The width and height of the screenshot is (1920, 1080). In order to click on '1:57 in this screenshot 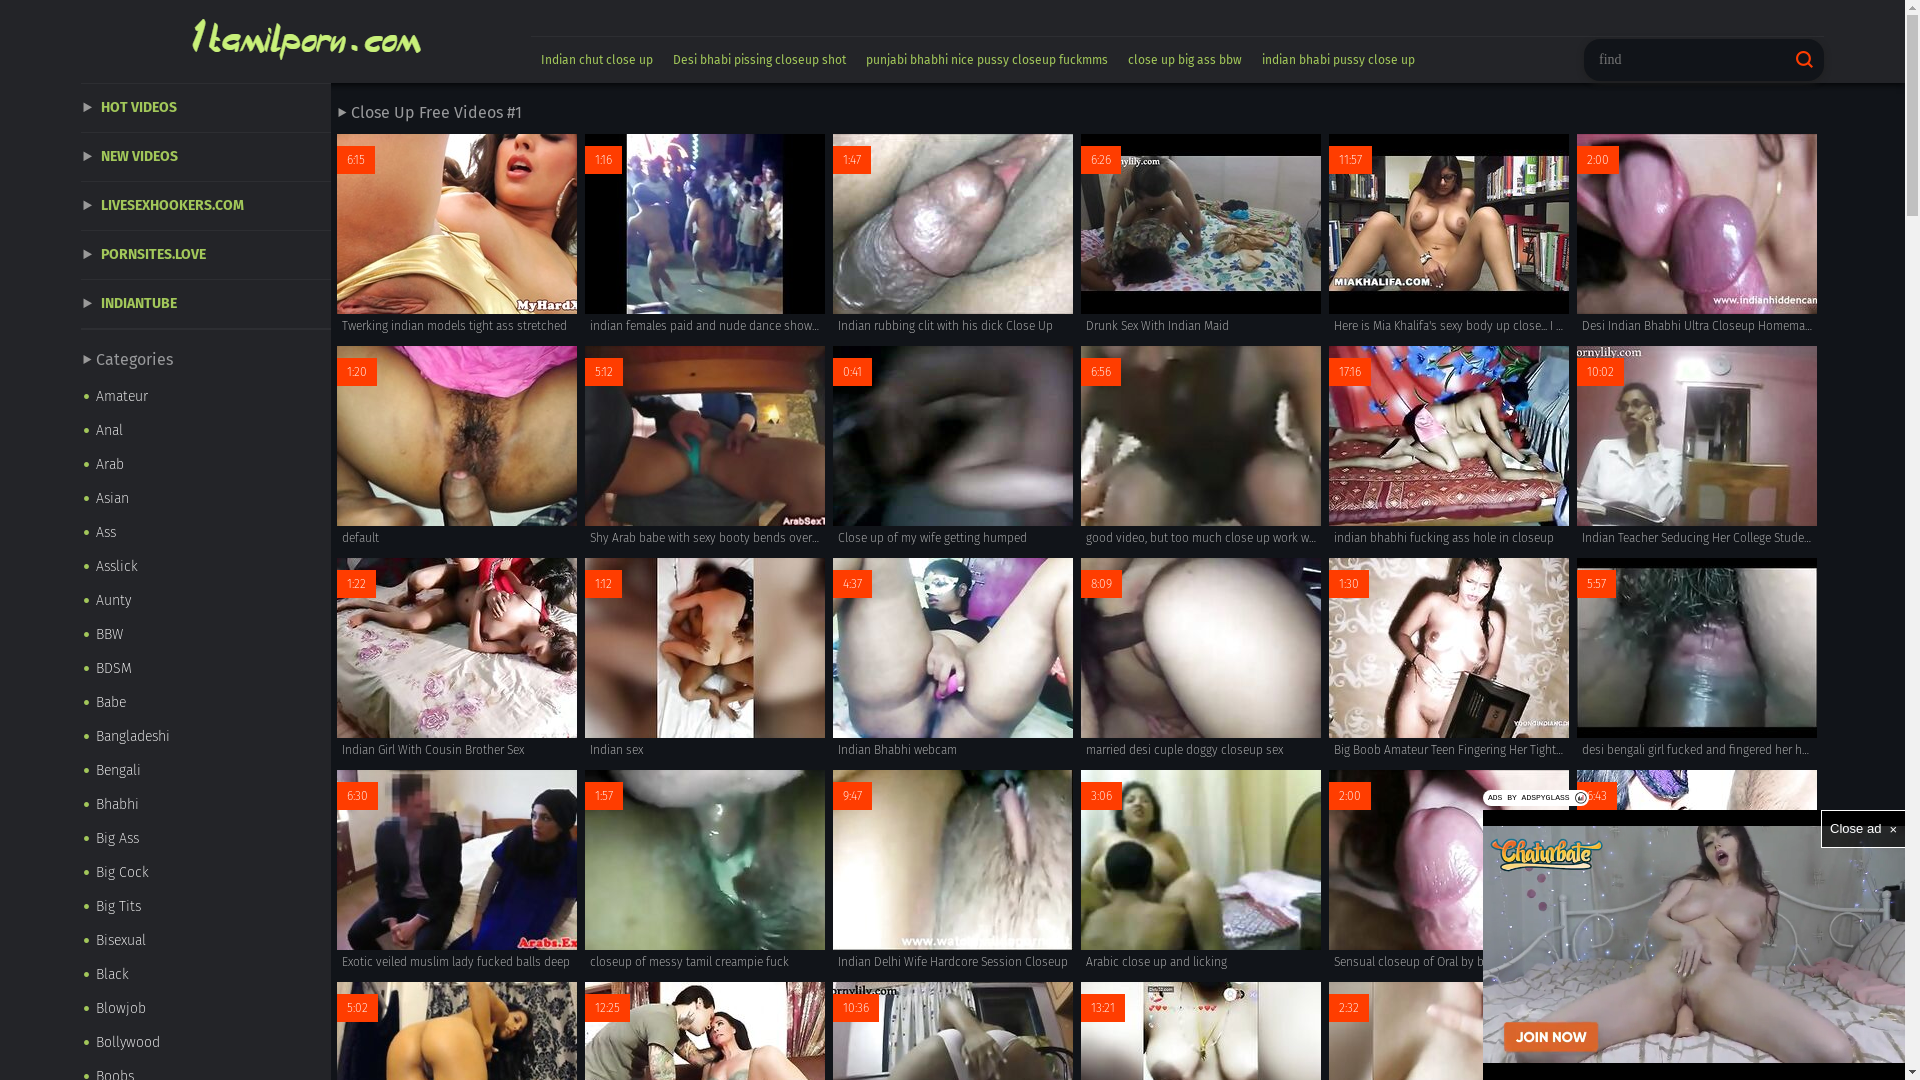, I will do `click(705, 870)`.